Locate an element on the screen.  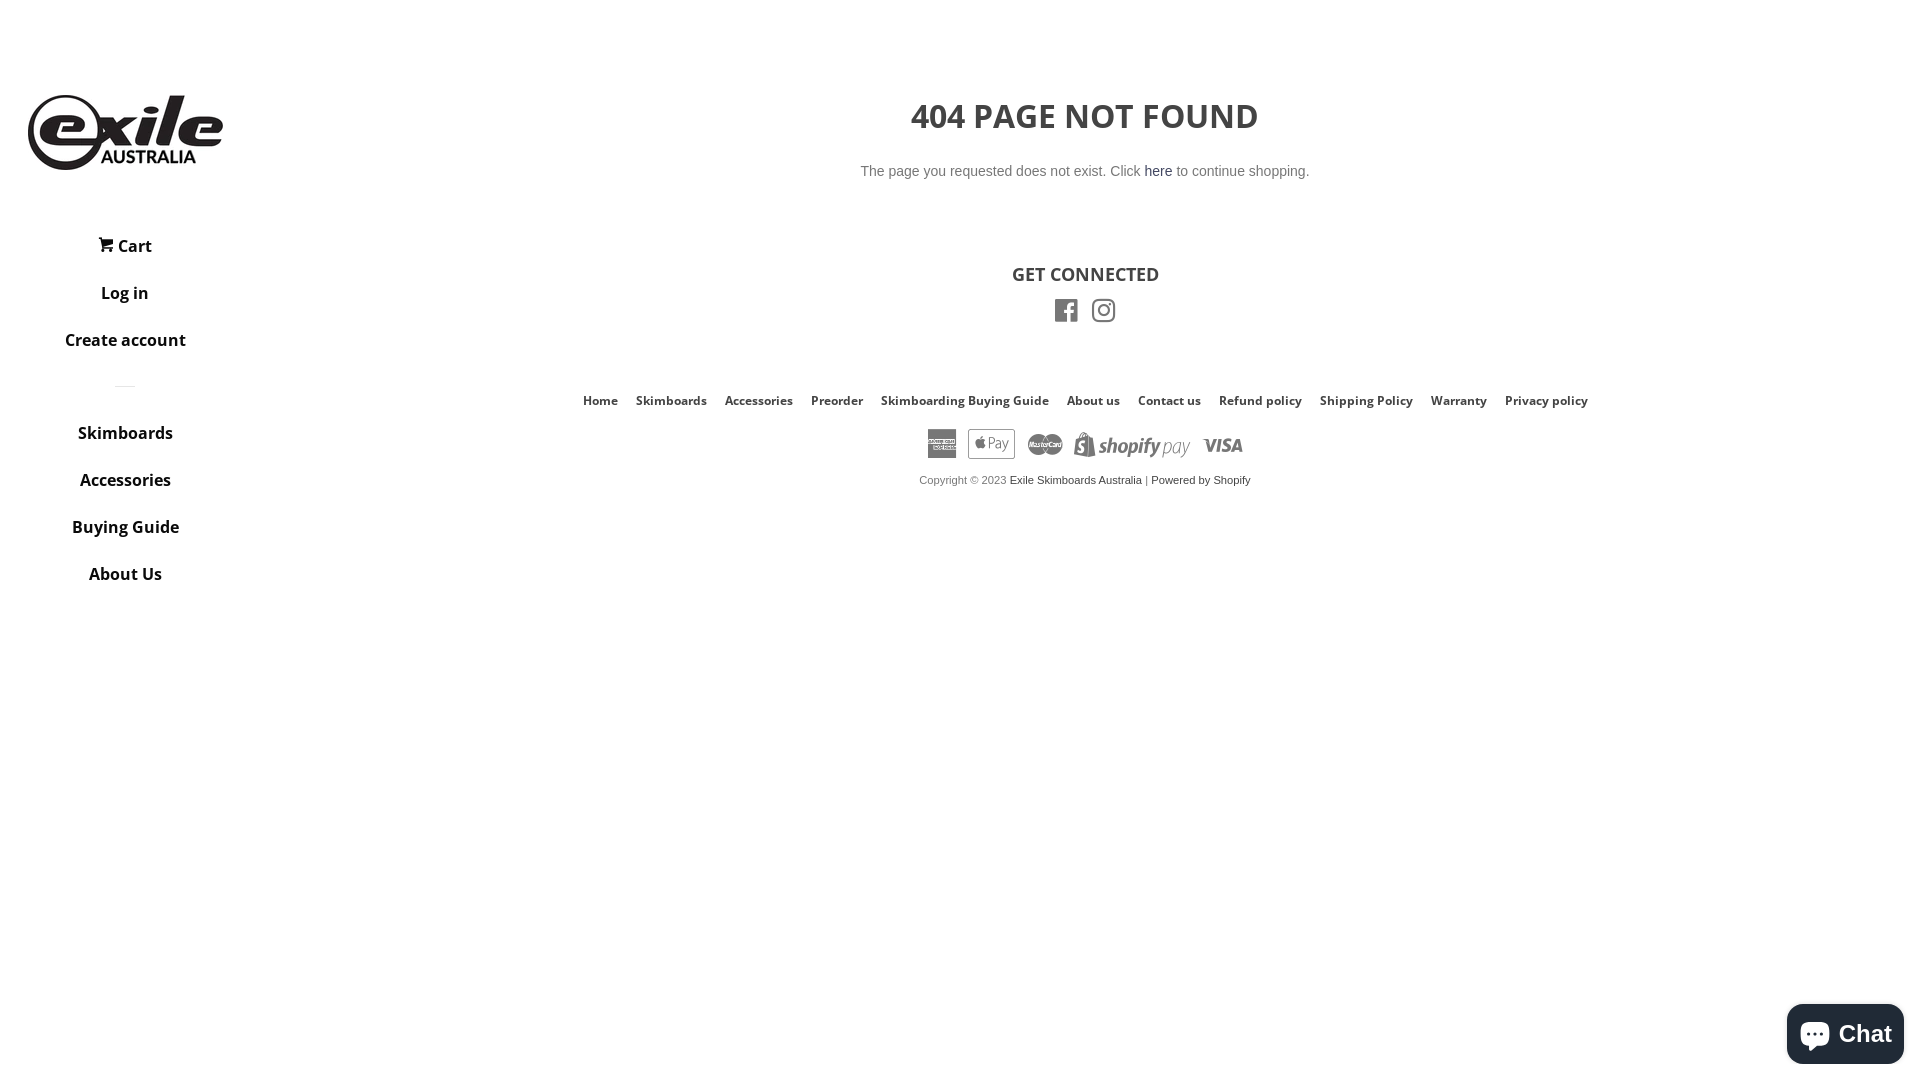
'Facebook' is located at coordinates (1065, 315).